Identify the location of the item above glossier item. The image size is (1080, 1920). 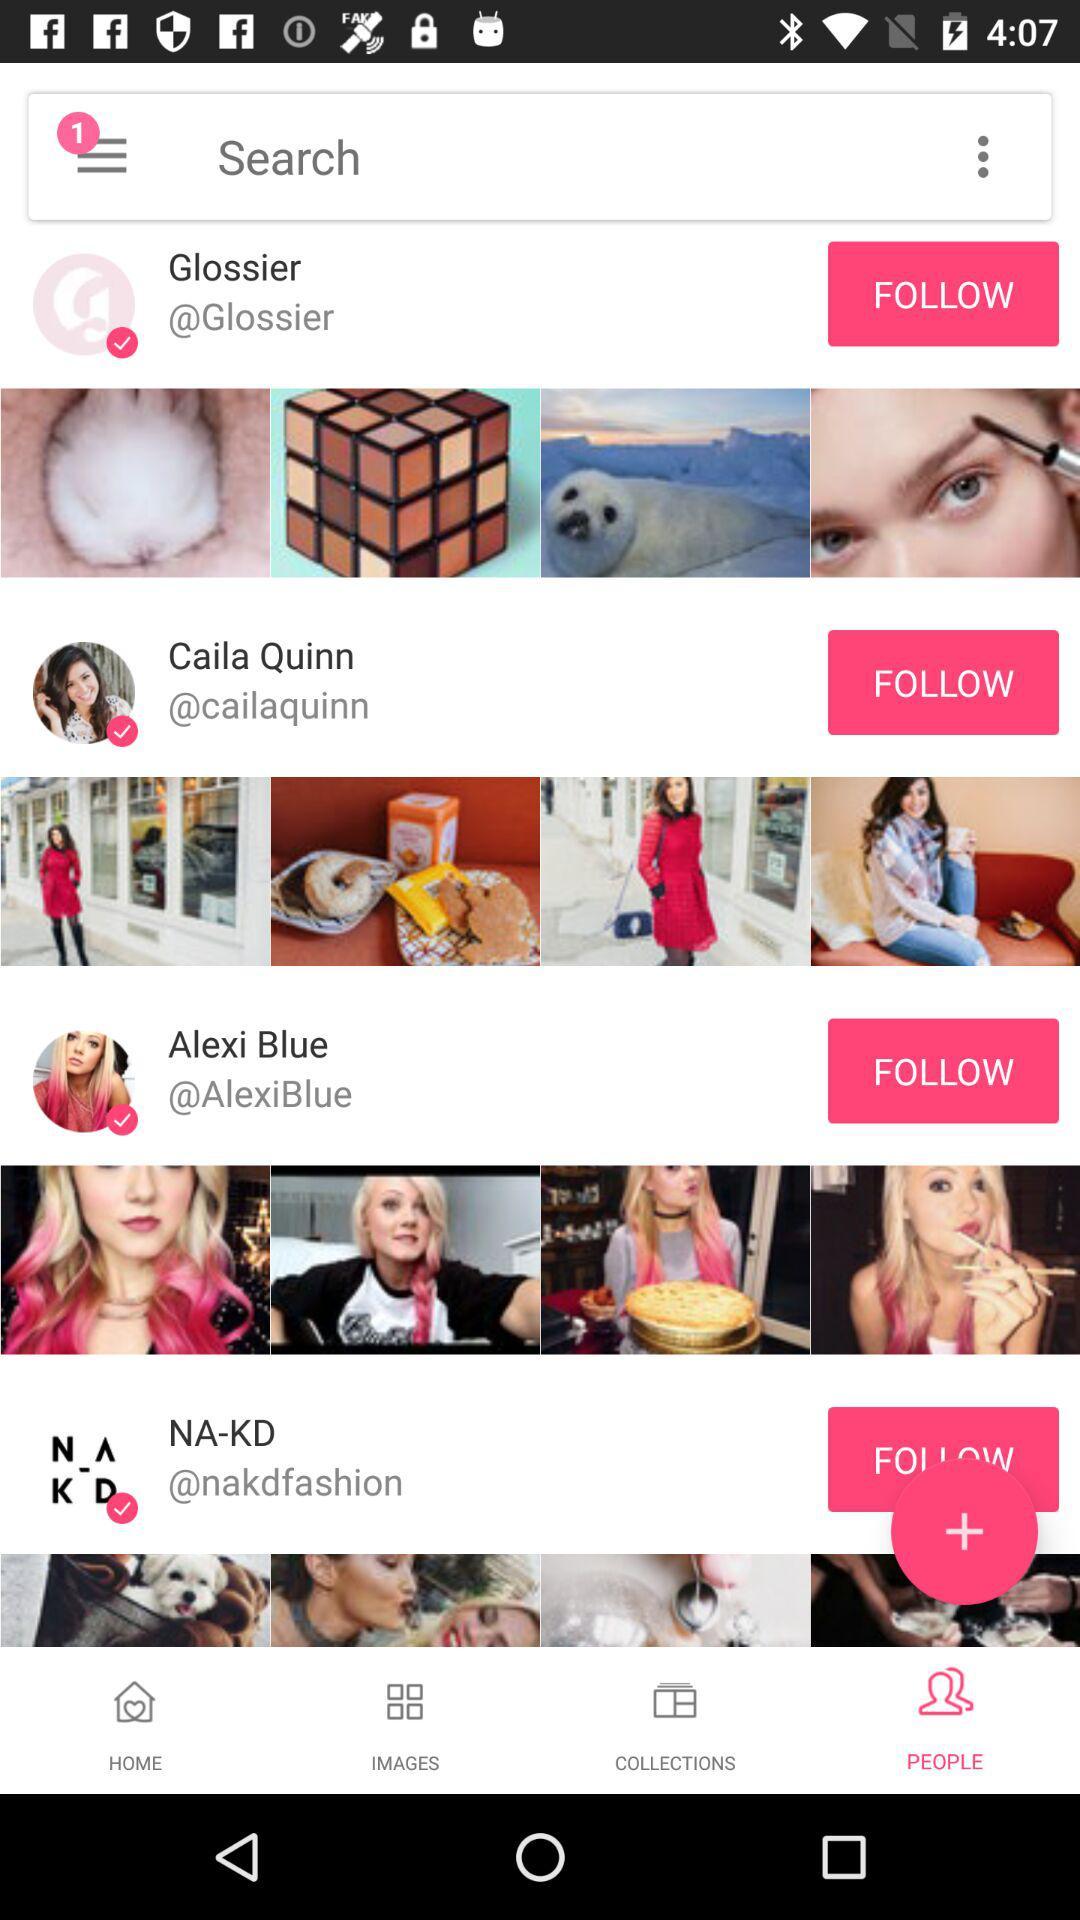
(101, 155).